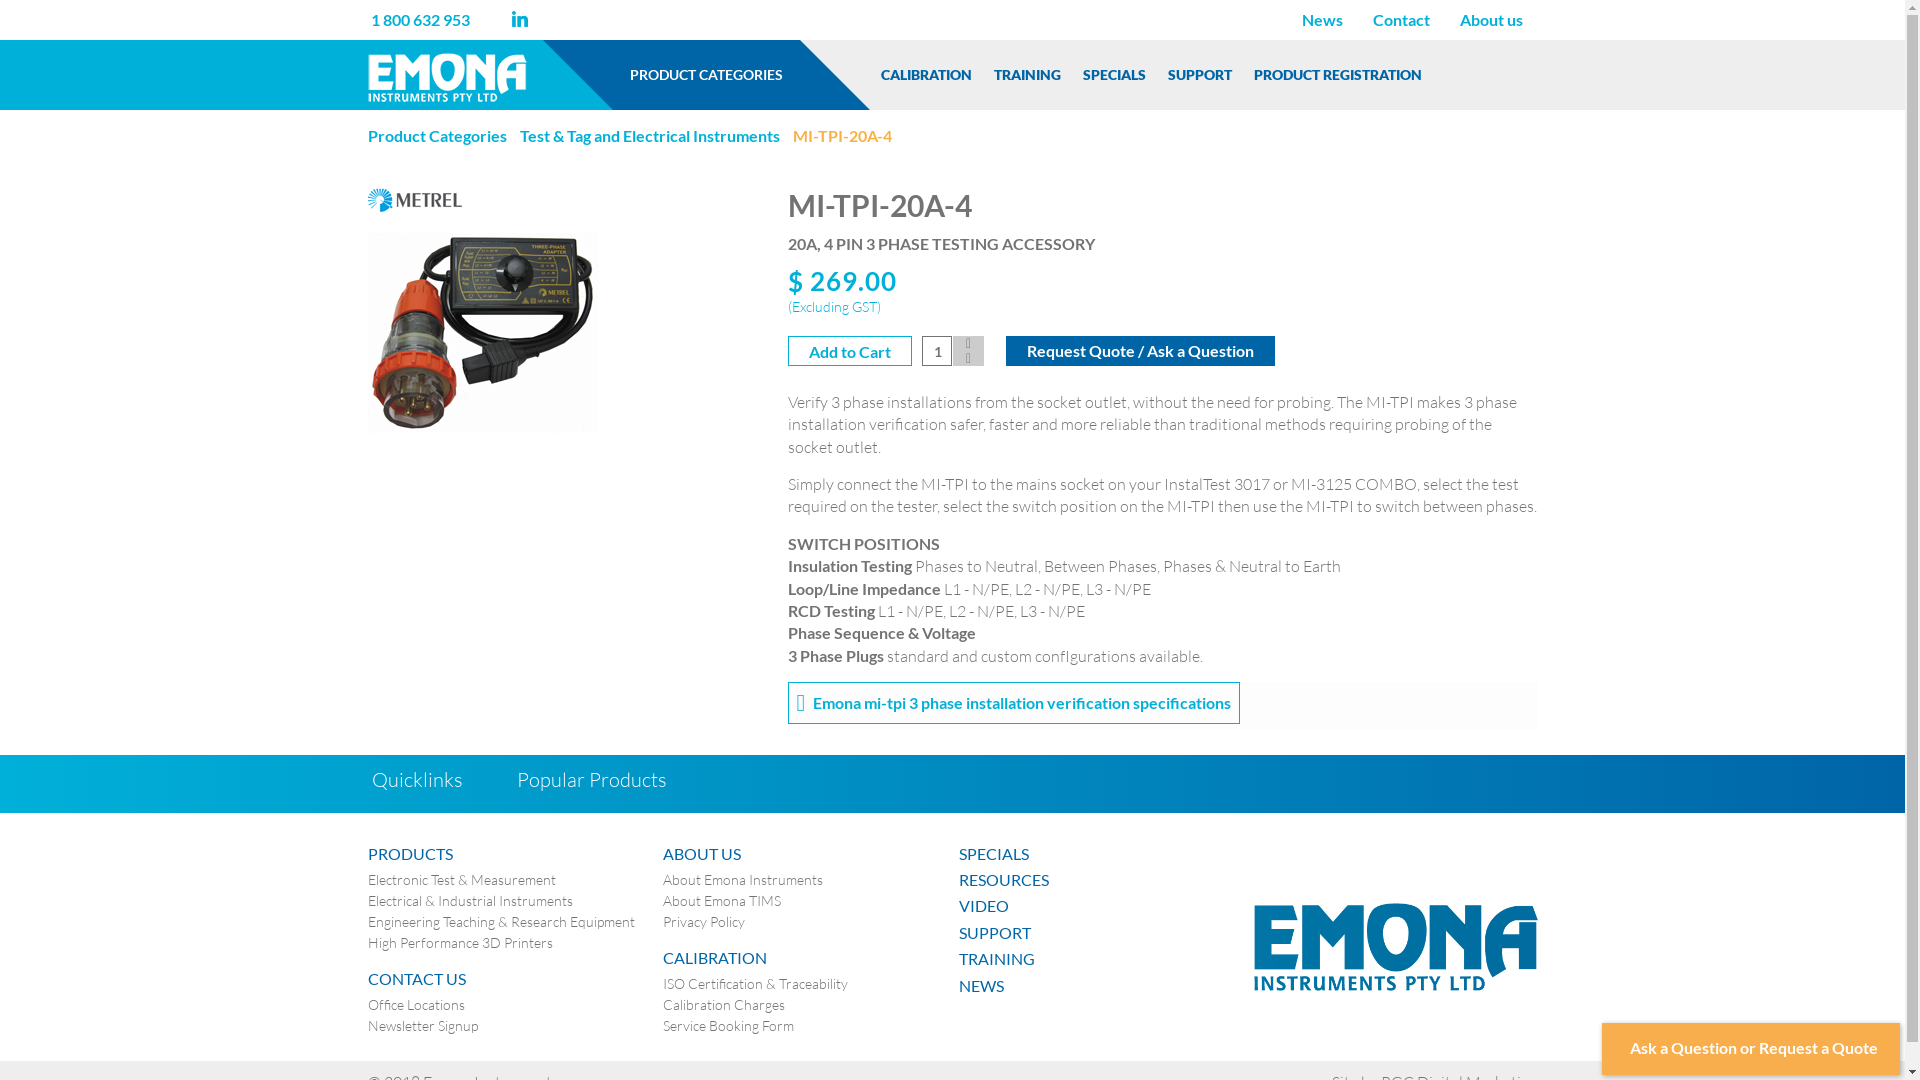 This screenshot has height=1080, width=1920. I want to click on 'CALIBRATION', so click(870, 73).